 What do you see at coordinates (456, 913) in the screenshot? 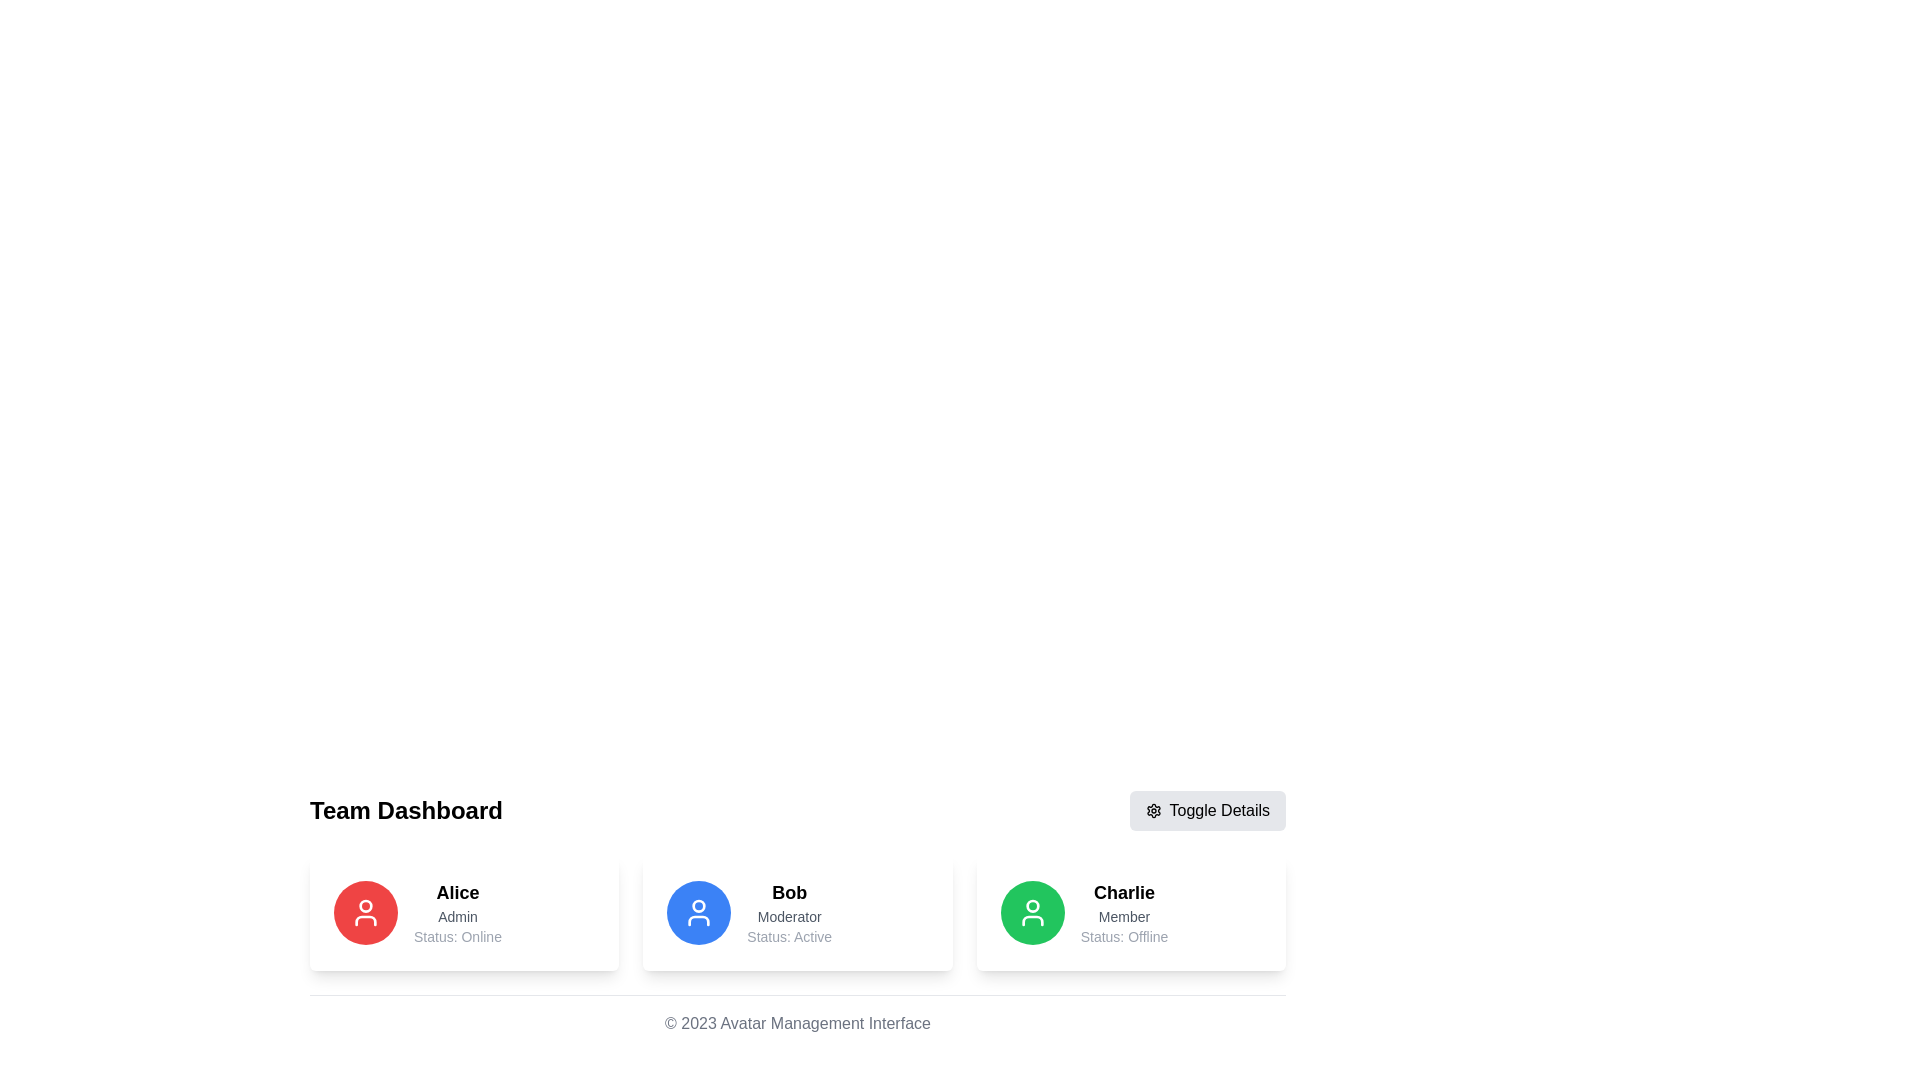
I see `the text block displaying the name 'Alice', role 'Admin', and status 'Status: Online' in the user profile card on the dashboard` at bounding box center [456, 913].